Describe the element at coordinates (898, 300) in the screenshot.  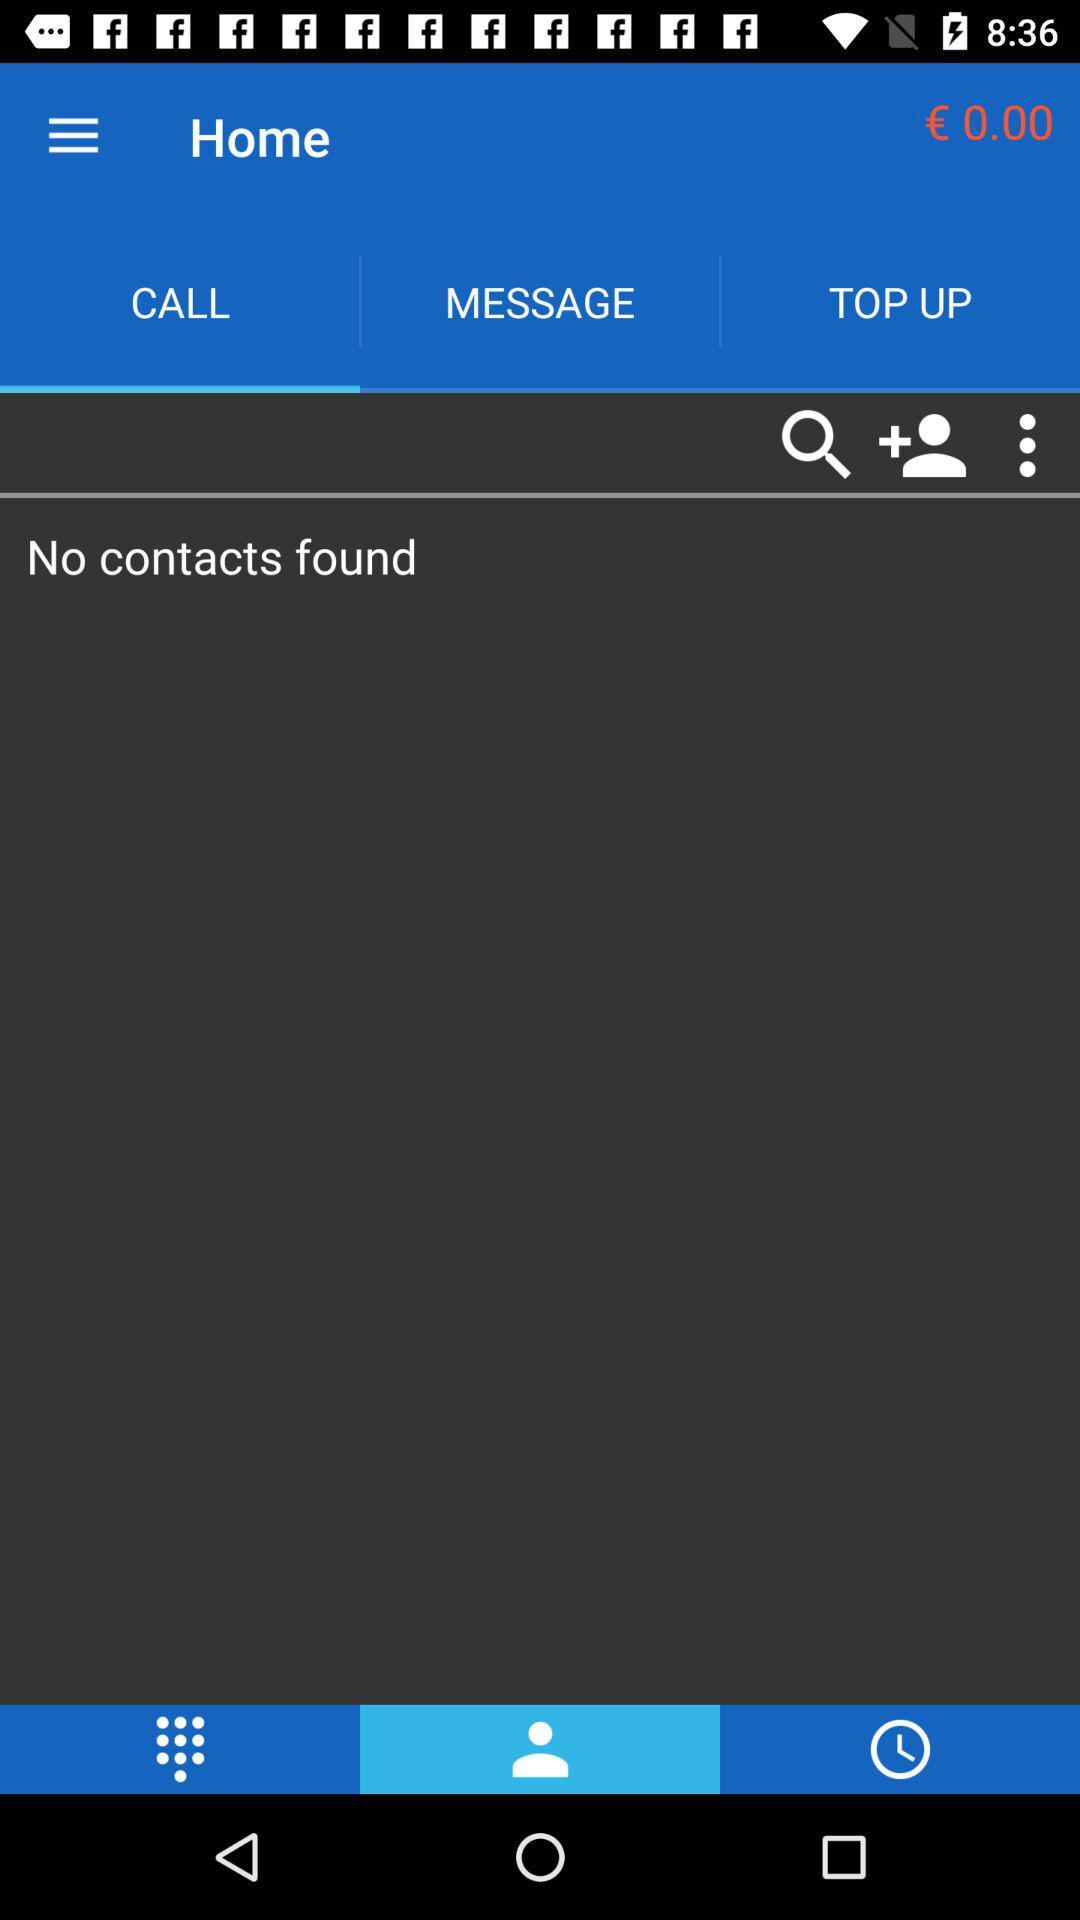
I see `the text top up` at that location.